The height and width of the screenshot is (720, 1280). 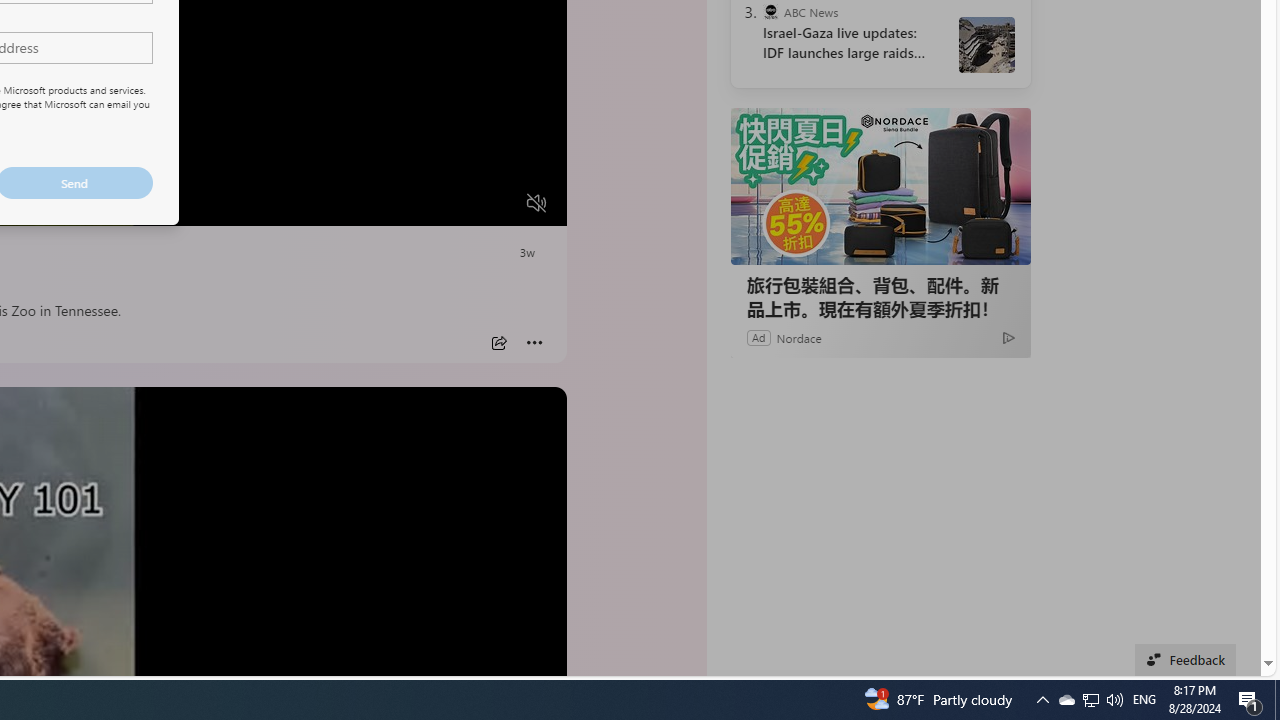 I want to click on 'Unmute', so click(x=536, y=203).